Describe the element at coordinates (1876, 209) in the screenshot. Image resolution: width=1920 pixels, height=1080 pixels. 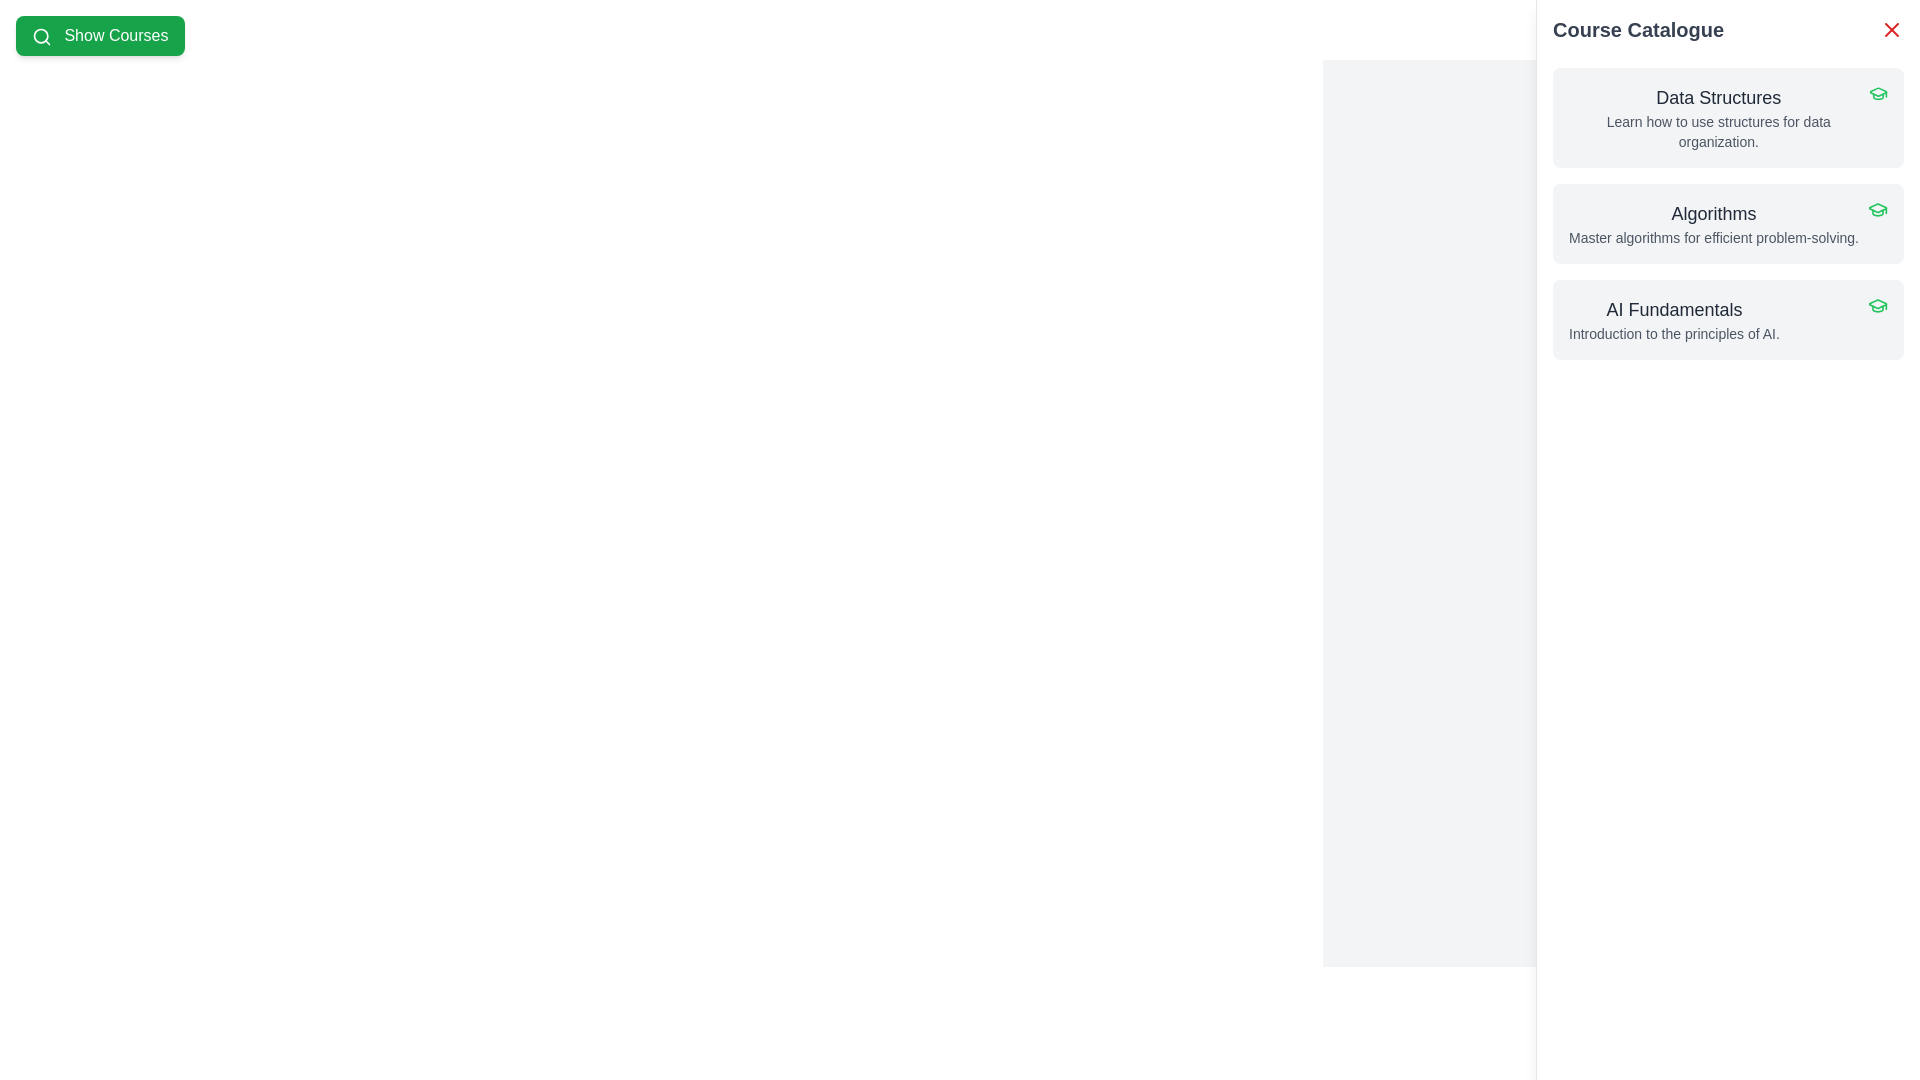
I see `the green graduation cap SVG icon located in the top-right corner of the 'Algorithms' section next to the 'Algorithms' course description` at that location.